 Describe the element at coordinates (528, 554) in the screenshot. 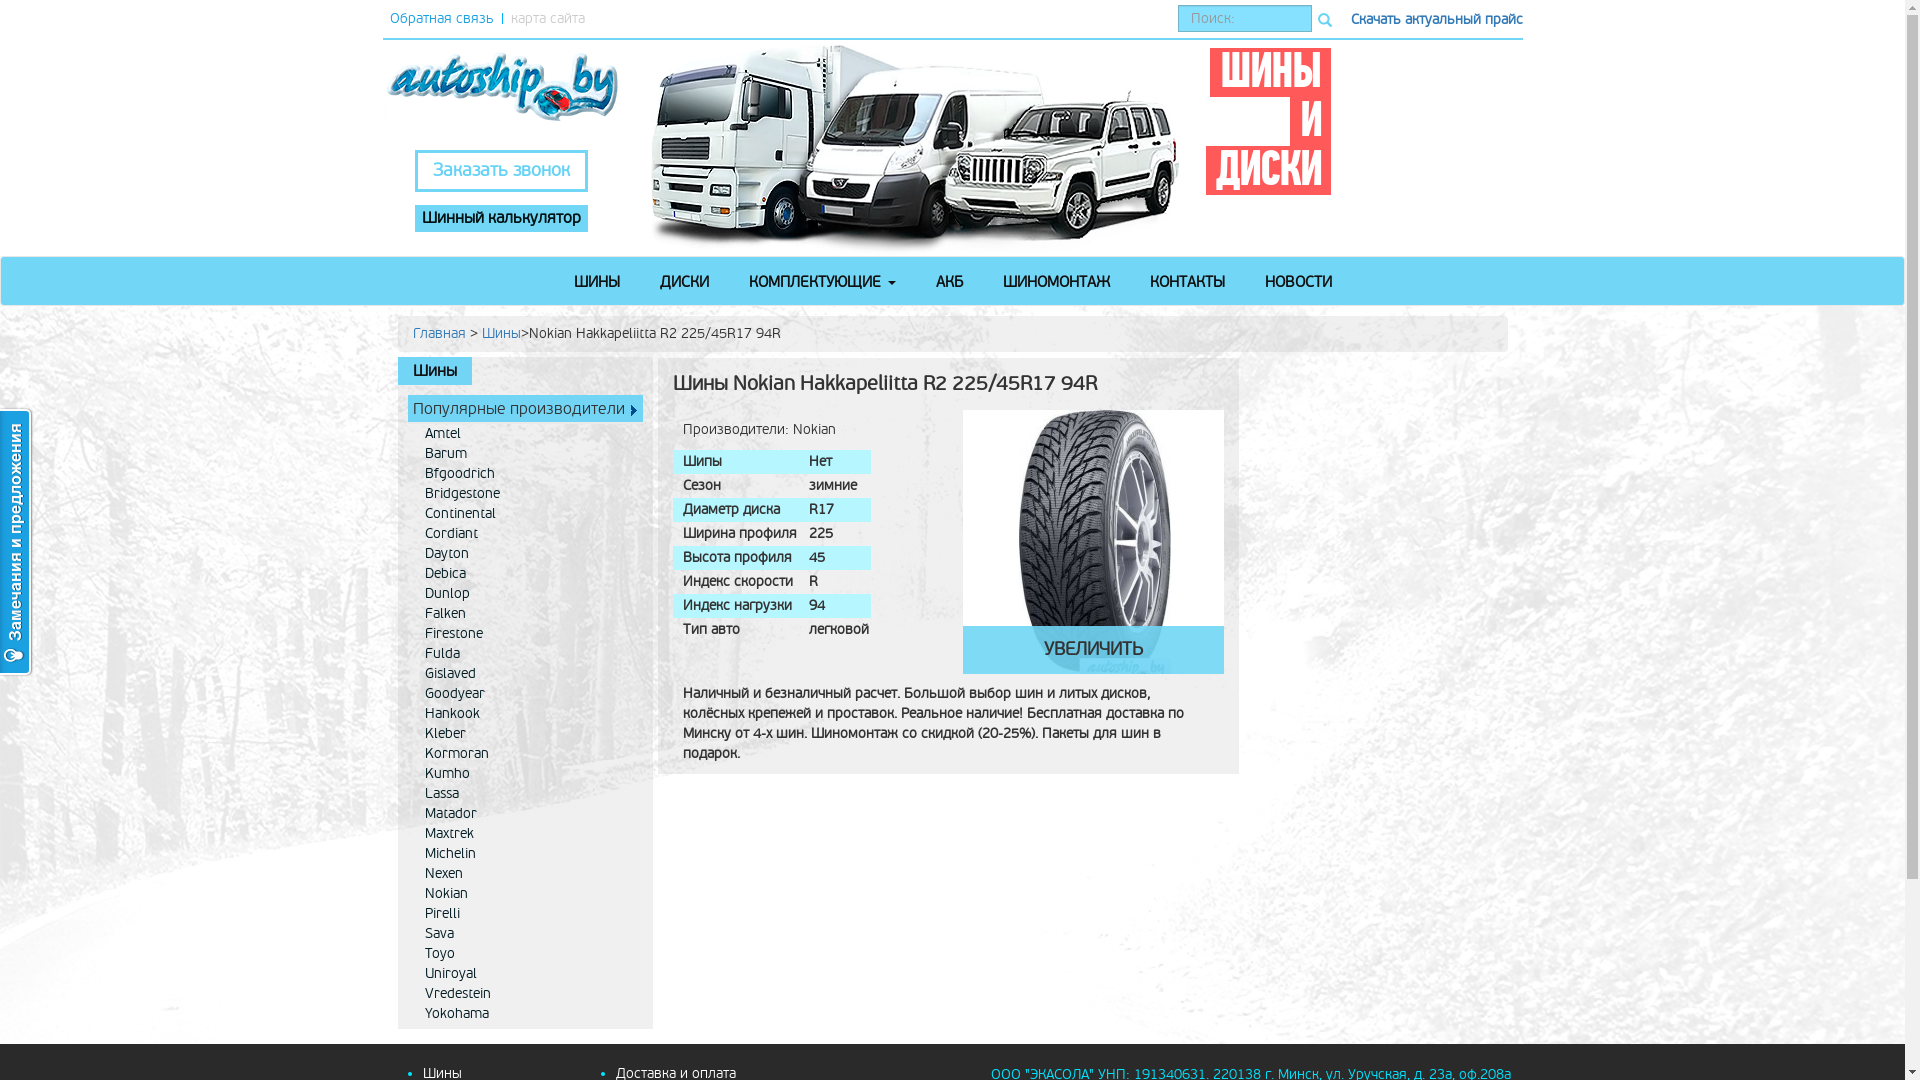

I see `'Dayton'` at that location.